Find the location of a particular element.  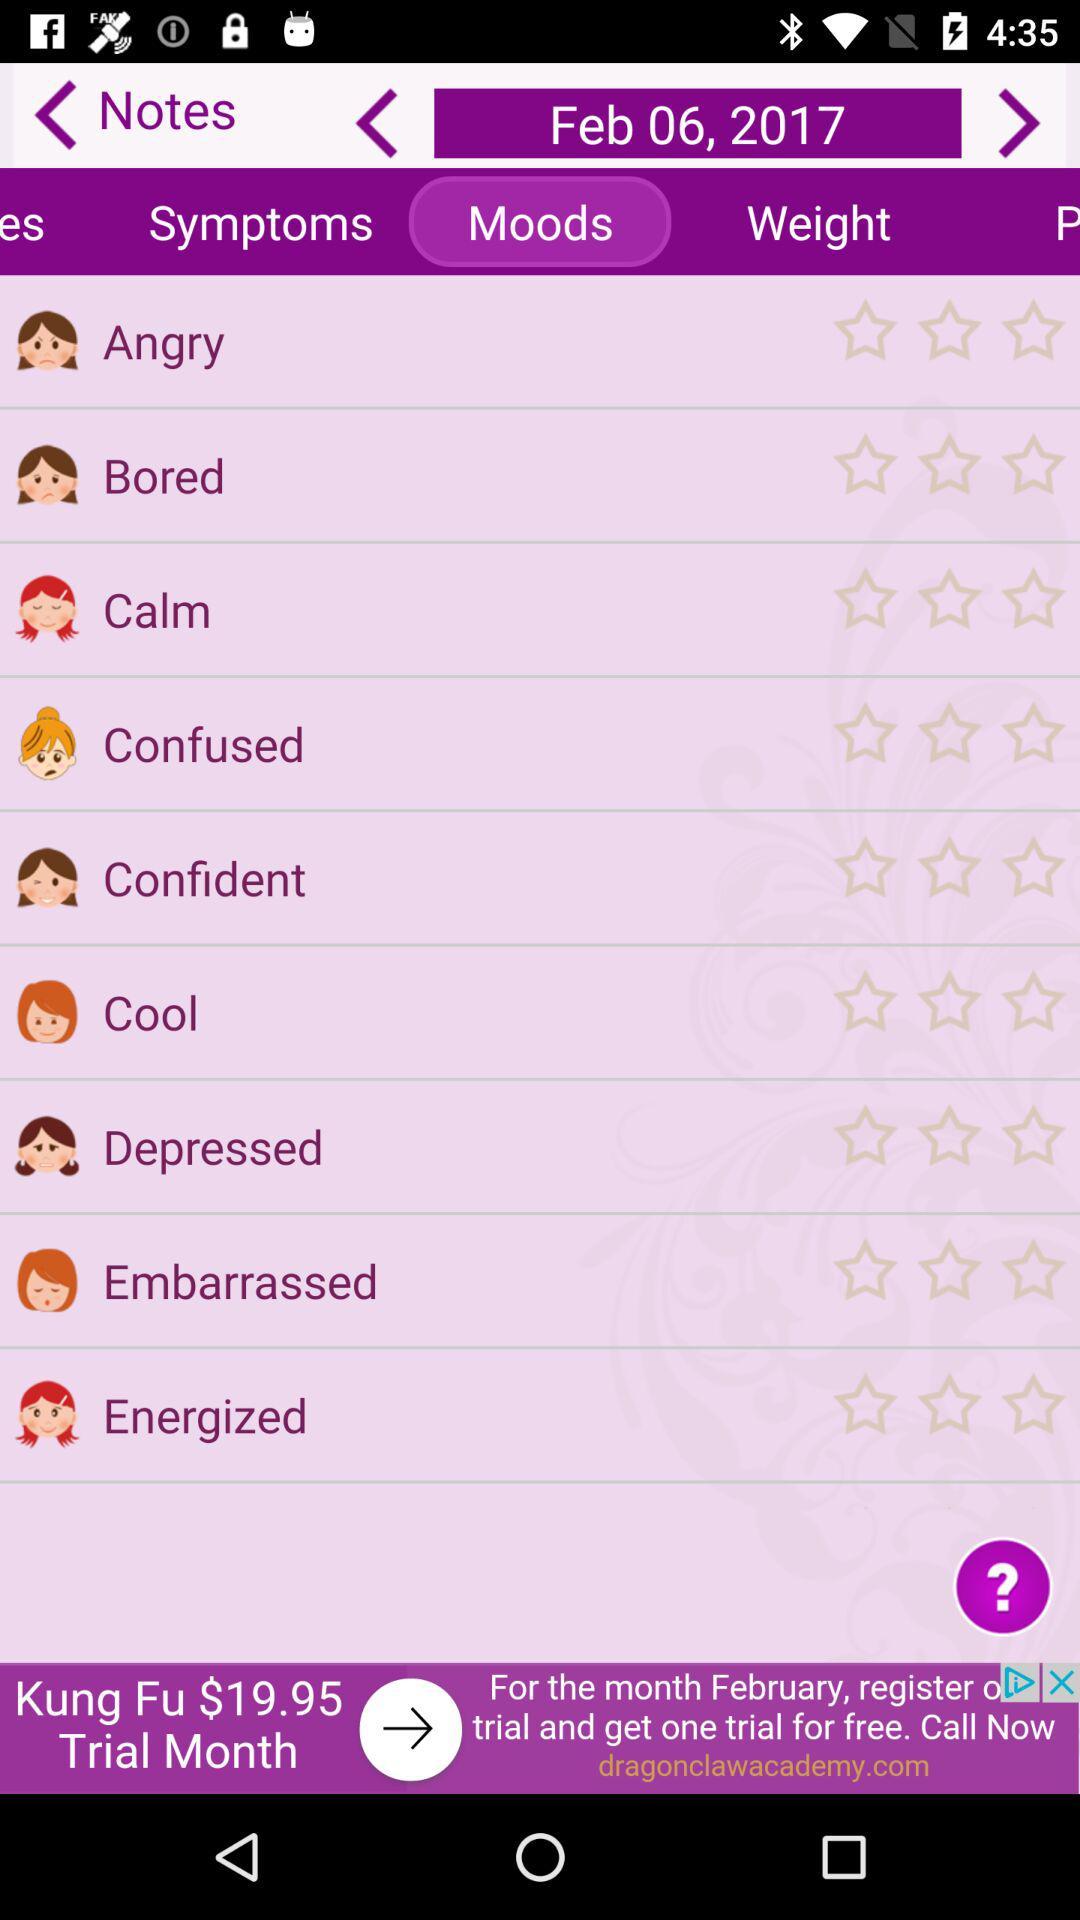

the moods option is located at coordinates (540, 221).